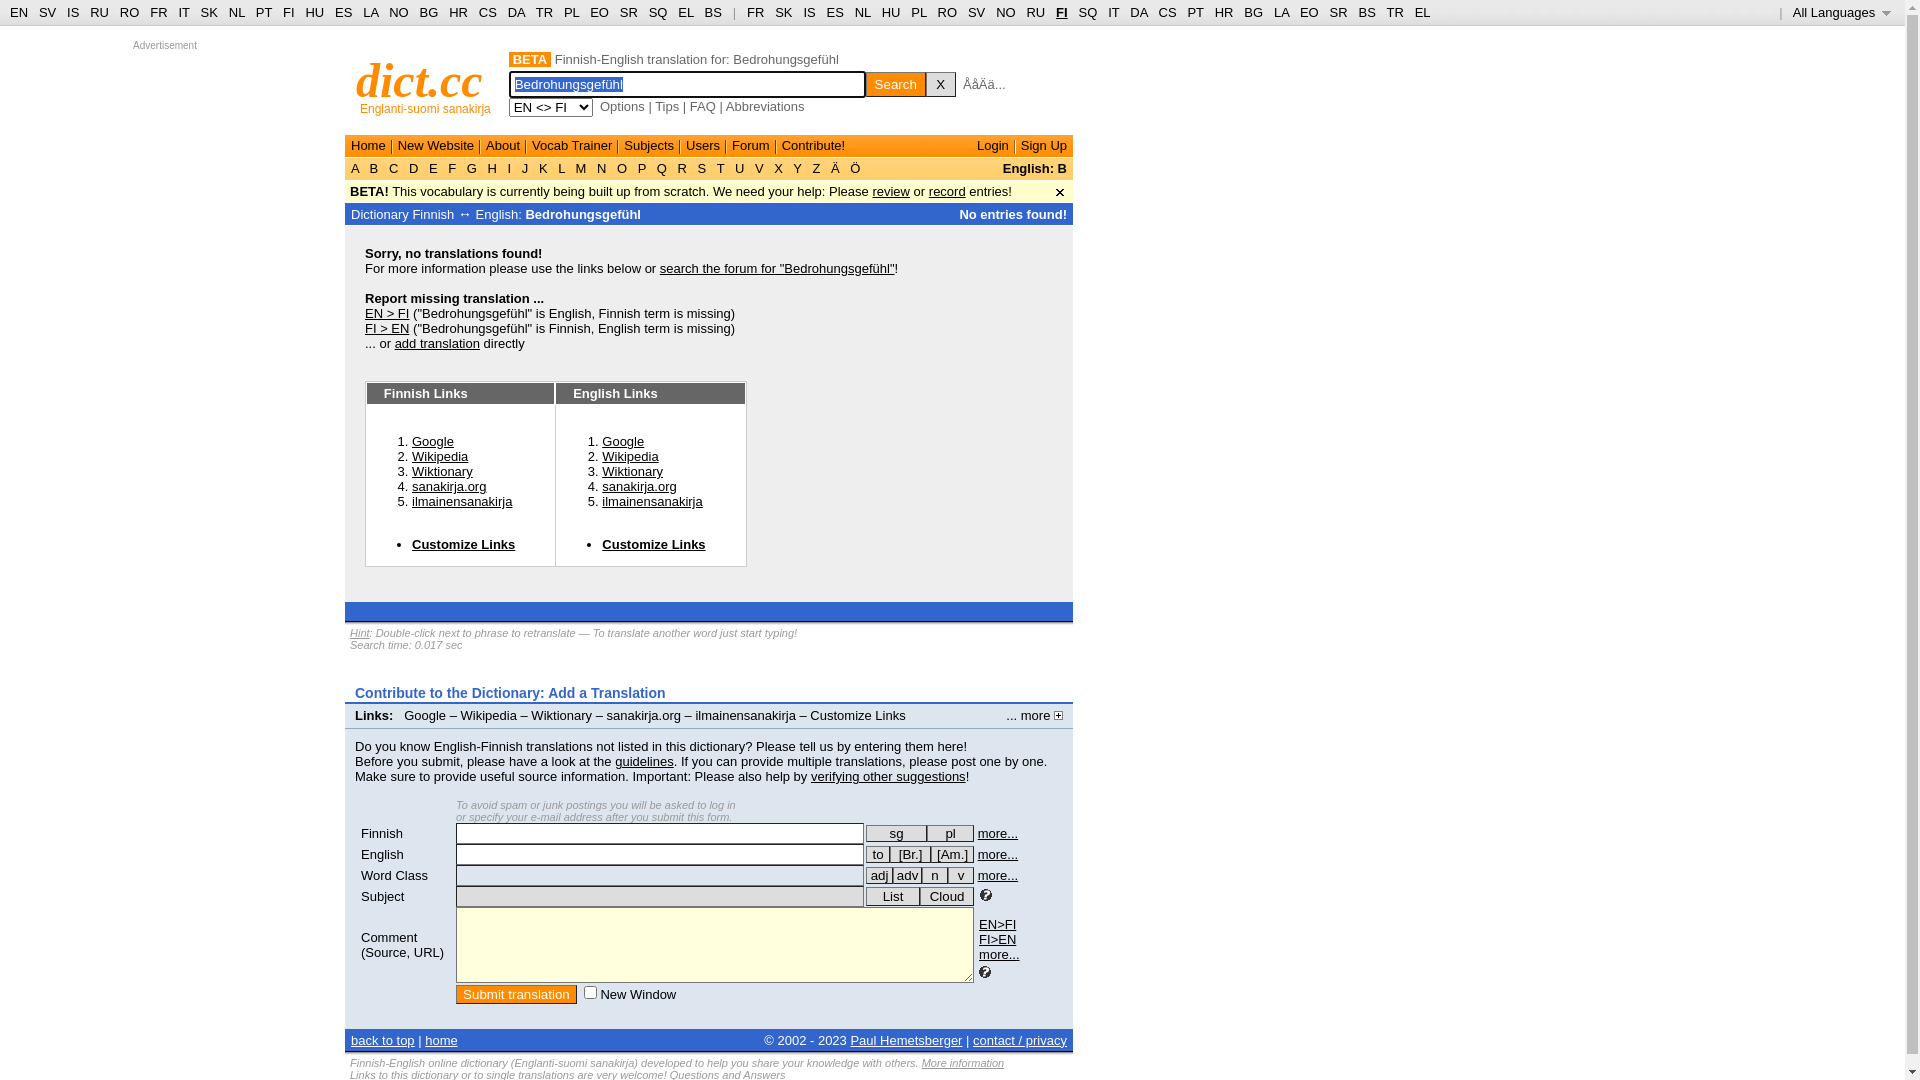 This screenshot has width=1920, height=1080. What do you see at coordinates (360, 632) in the screenshot?
I see `'Hint'` at bounding box center [360, 632].